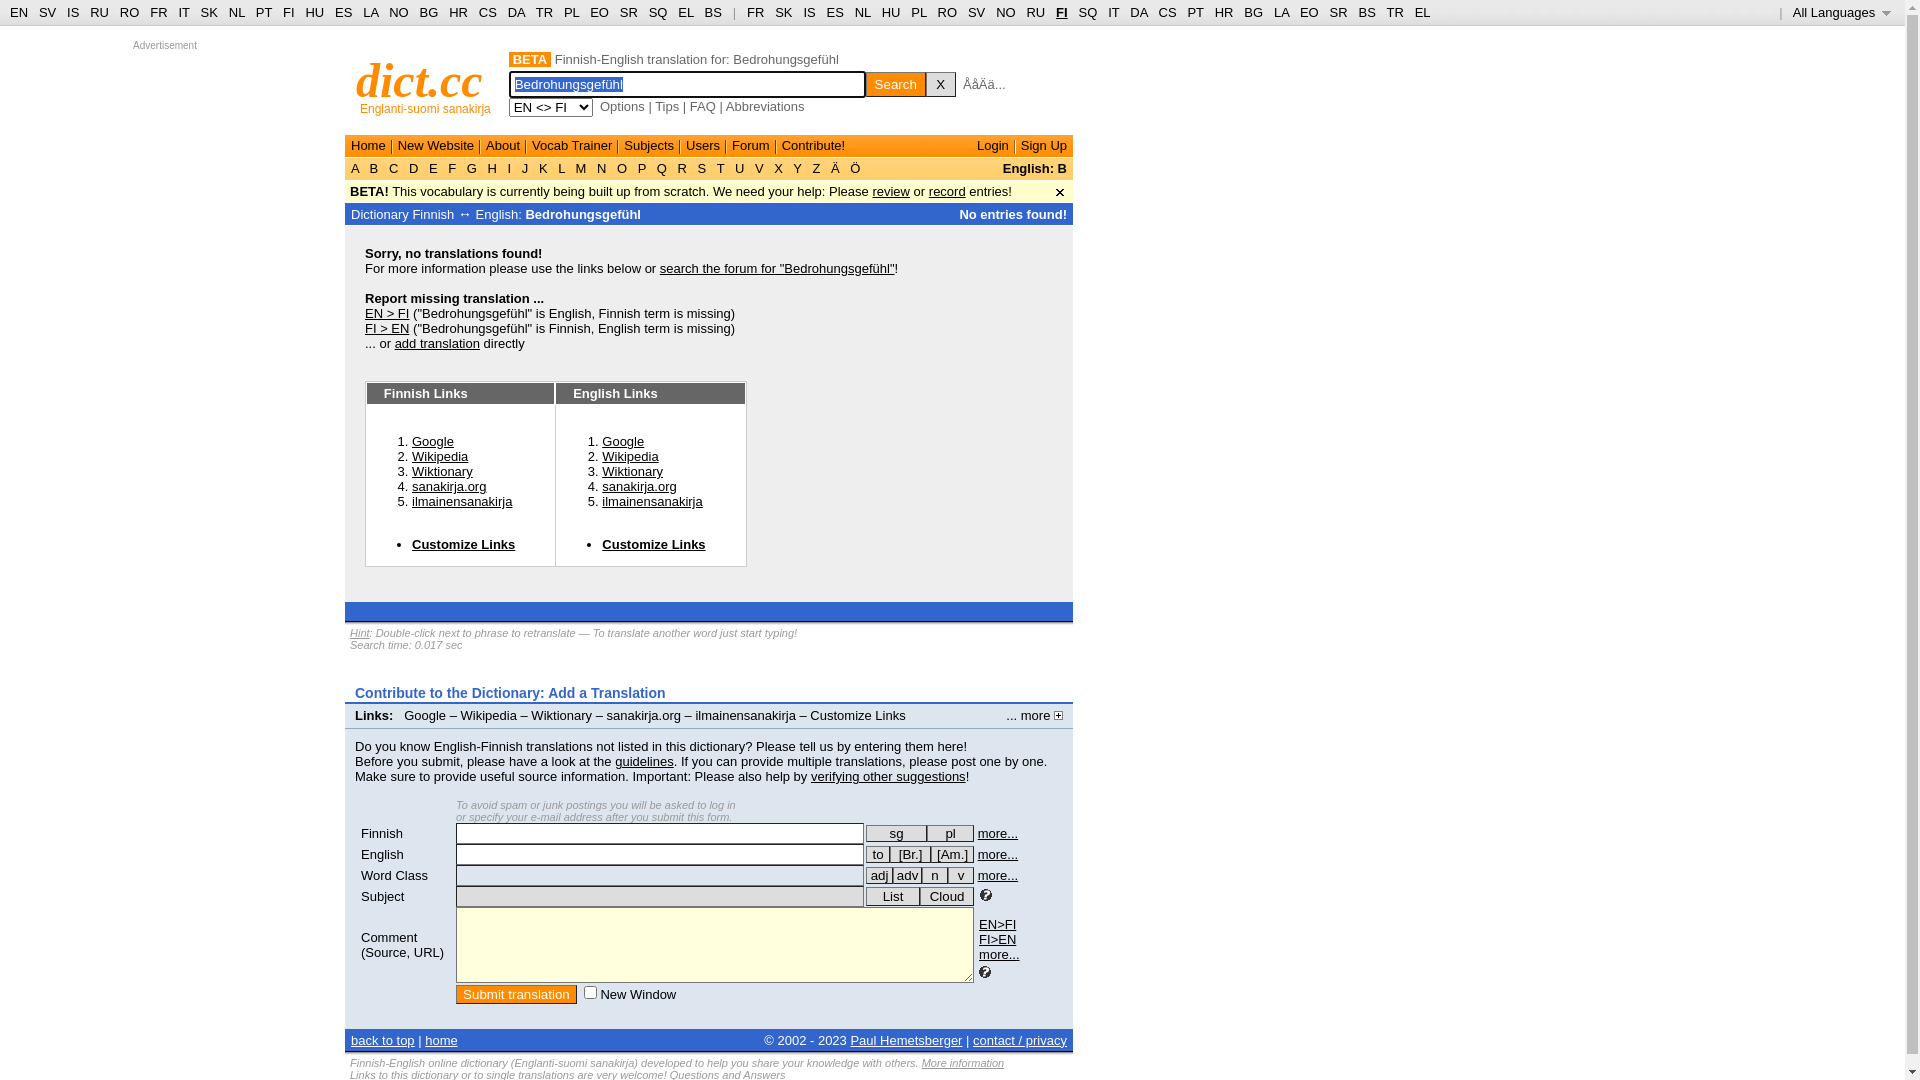 This screenshot has width=1920, height=1080. What do you see at coordinates (360, 632) in the screenshot?
I see `'Hint'` at bounding box center [360, 632].